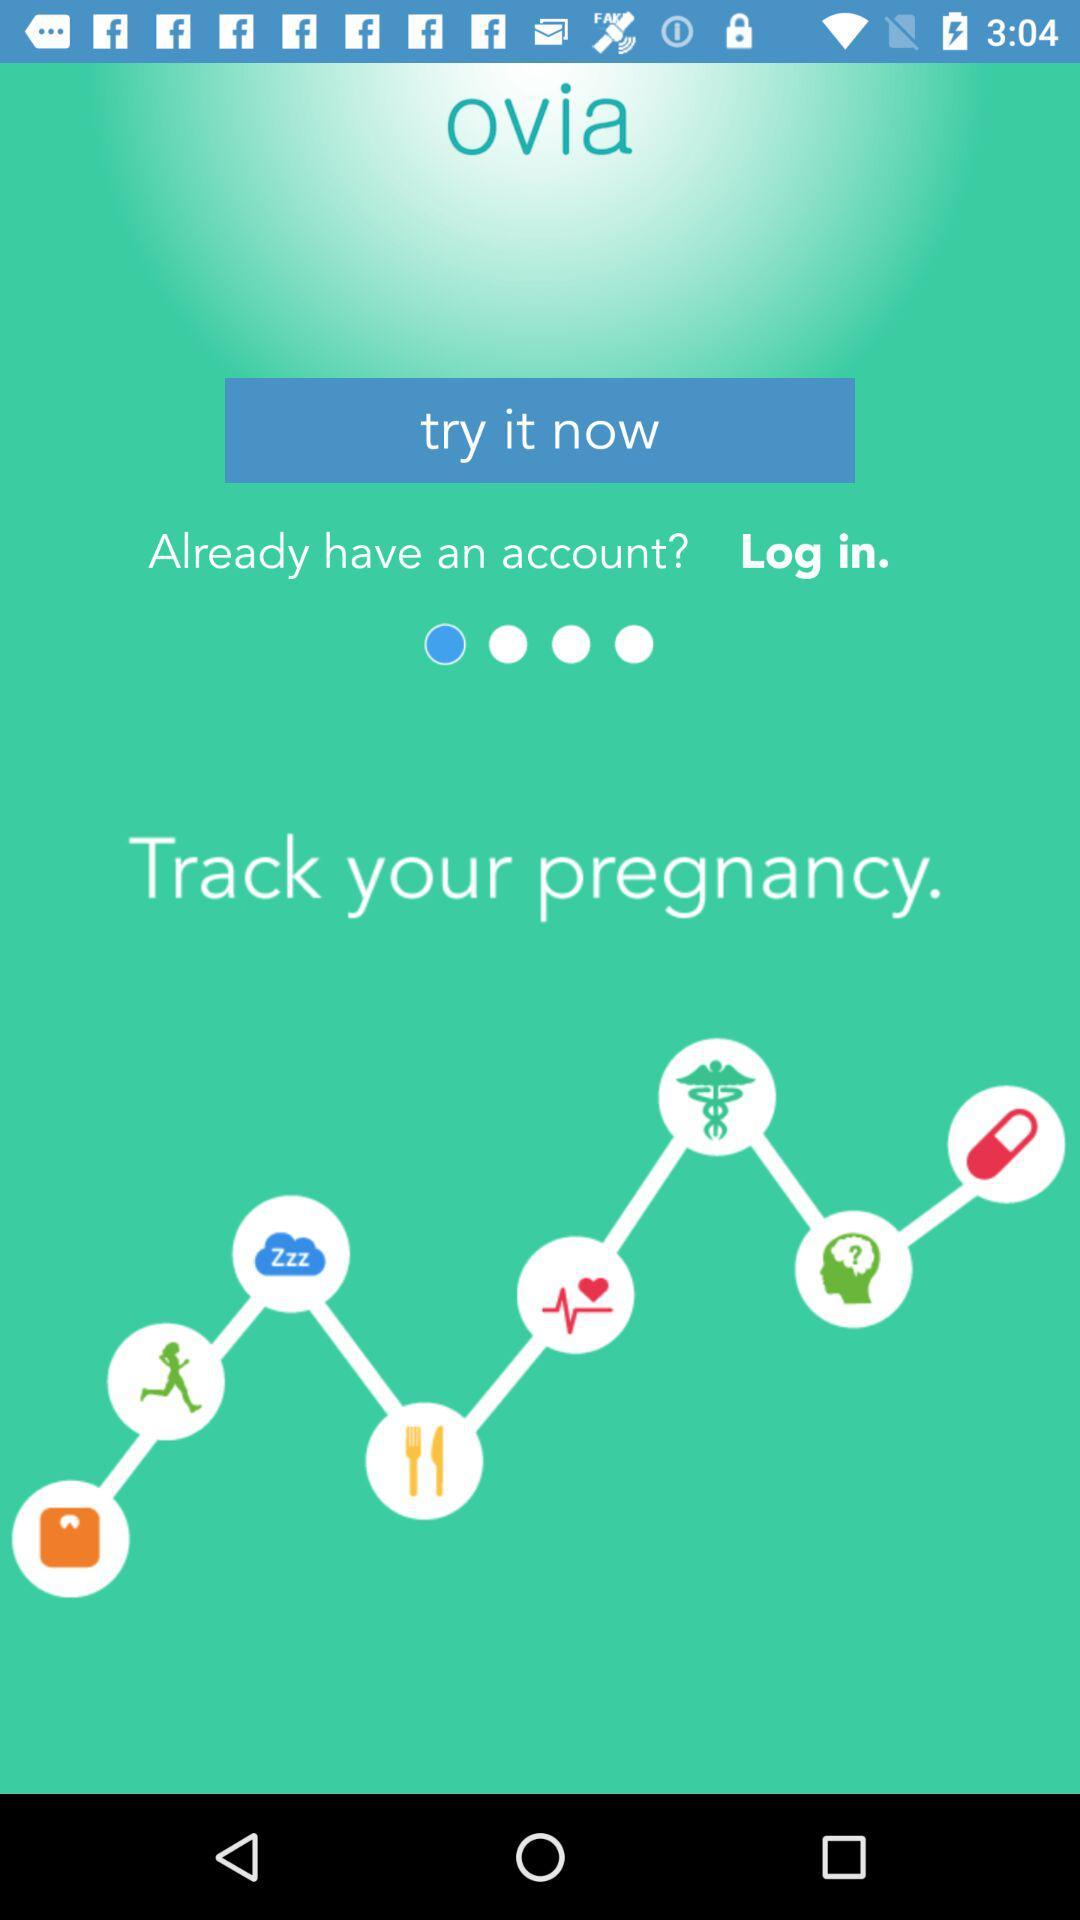 This screenshot has width=1080, height=1920. I want to click on screen 4, so click(634, 644).